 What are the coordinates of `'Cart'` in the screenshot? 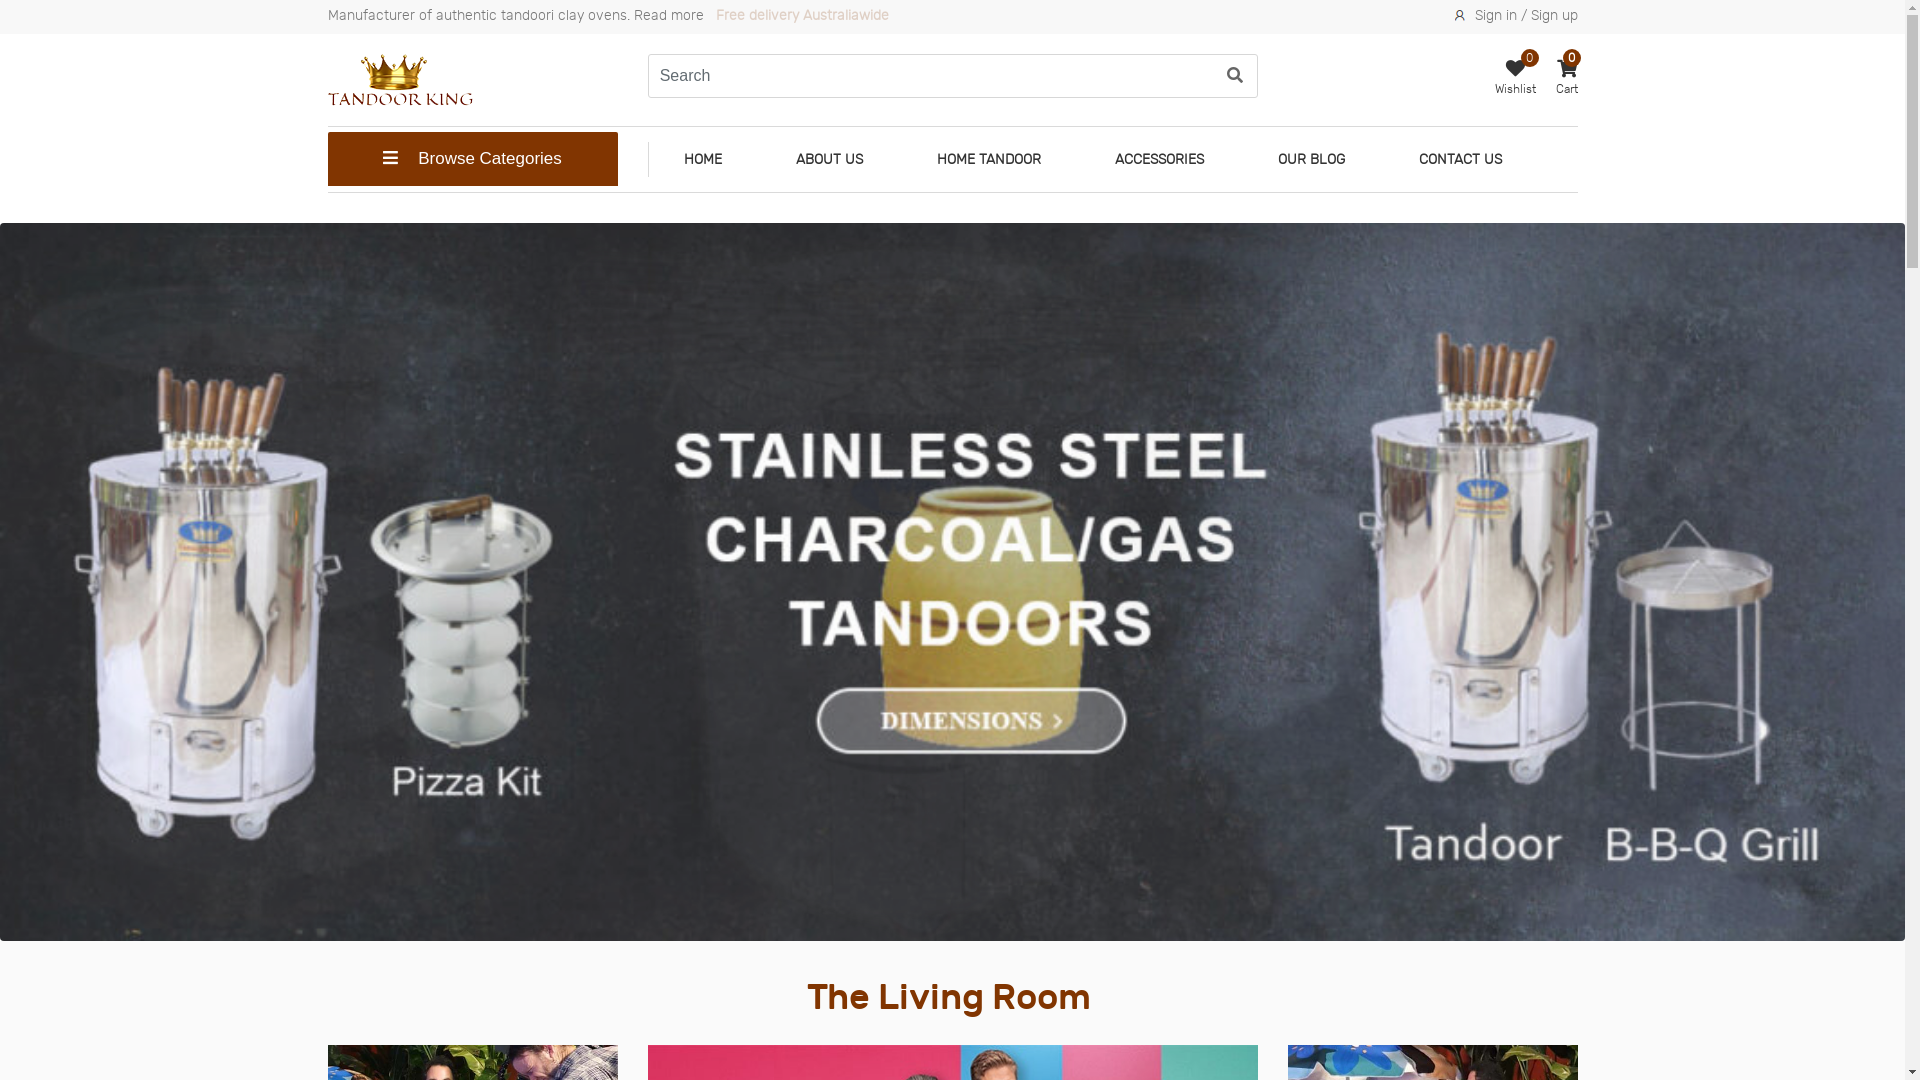 It's located at (1565, 79).